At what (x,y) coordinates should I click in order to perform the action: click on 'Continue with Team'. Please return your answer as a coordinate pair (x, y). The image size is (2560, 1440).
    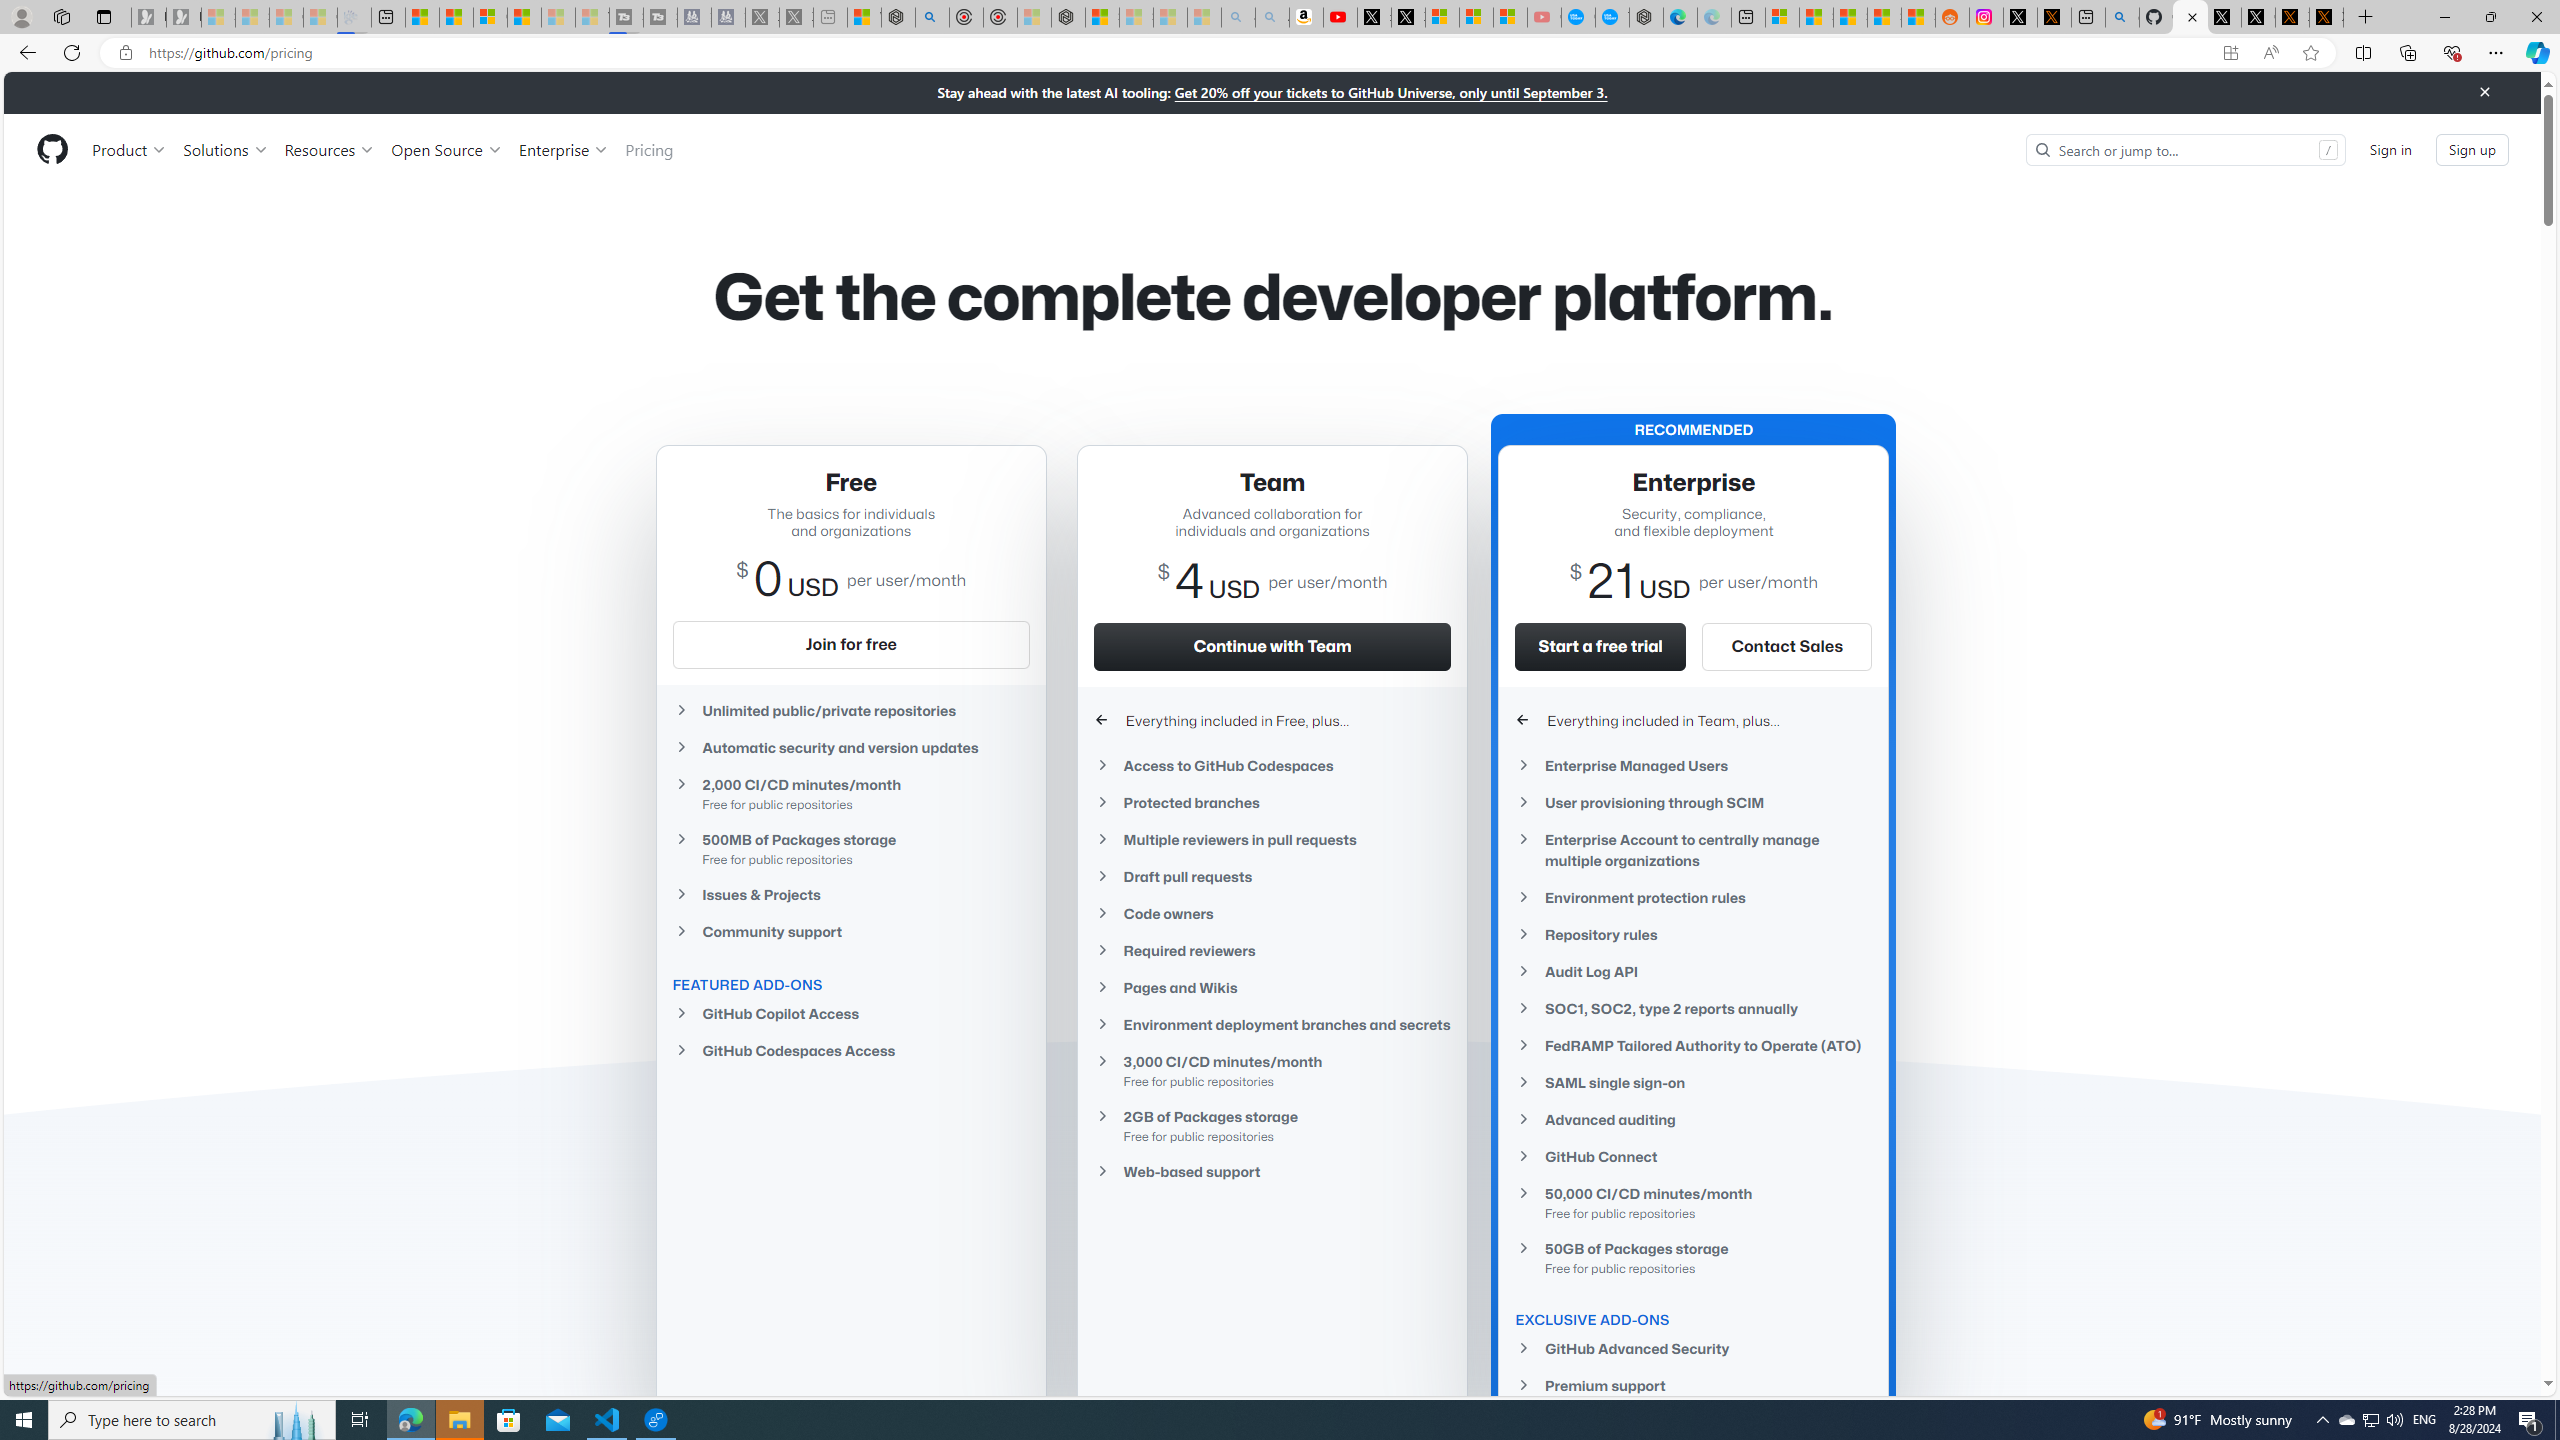
    Looking at the image, I should click on (1271, 646).